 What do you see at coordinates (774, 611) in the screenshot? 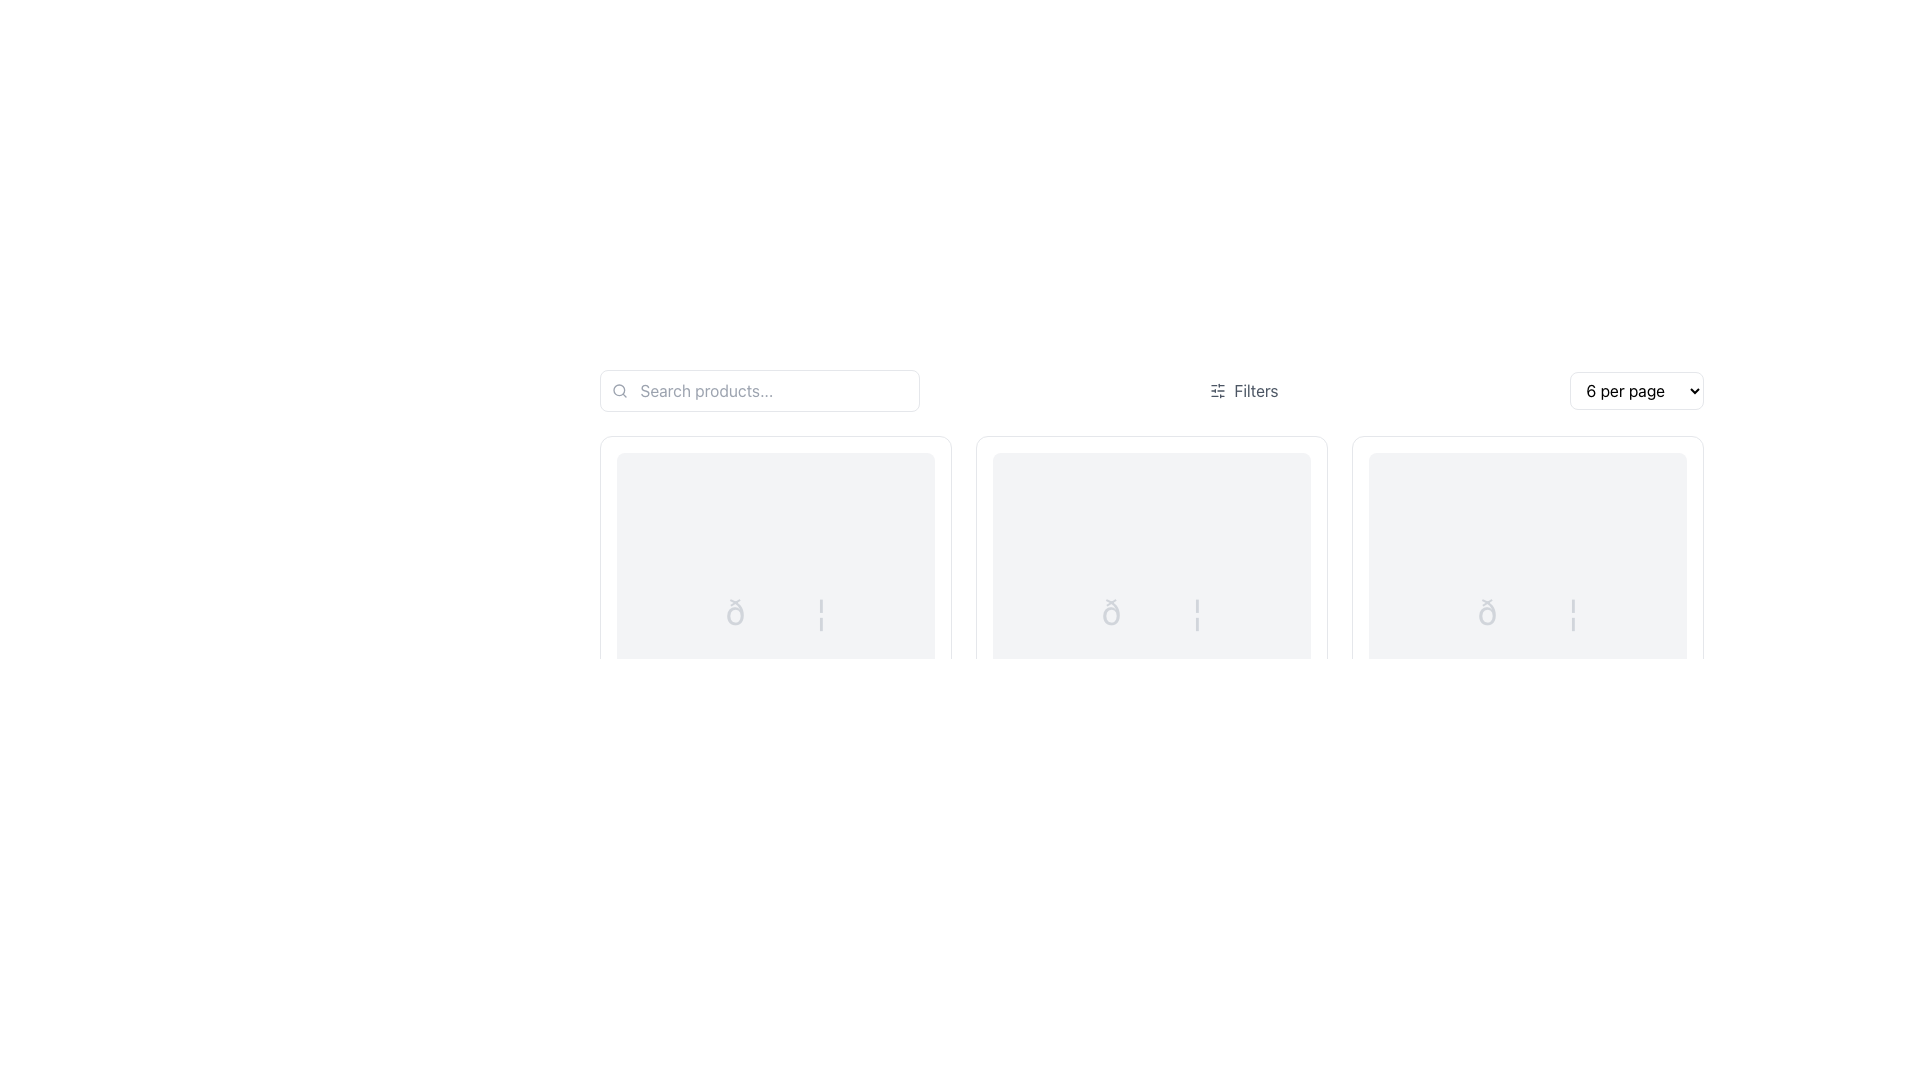
I see `the square-shaped image placeholder with a light gray background and rounded corners, which contains a centrally aligned graphic resembling a box or package` at bounding box center [774, 611].